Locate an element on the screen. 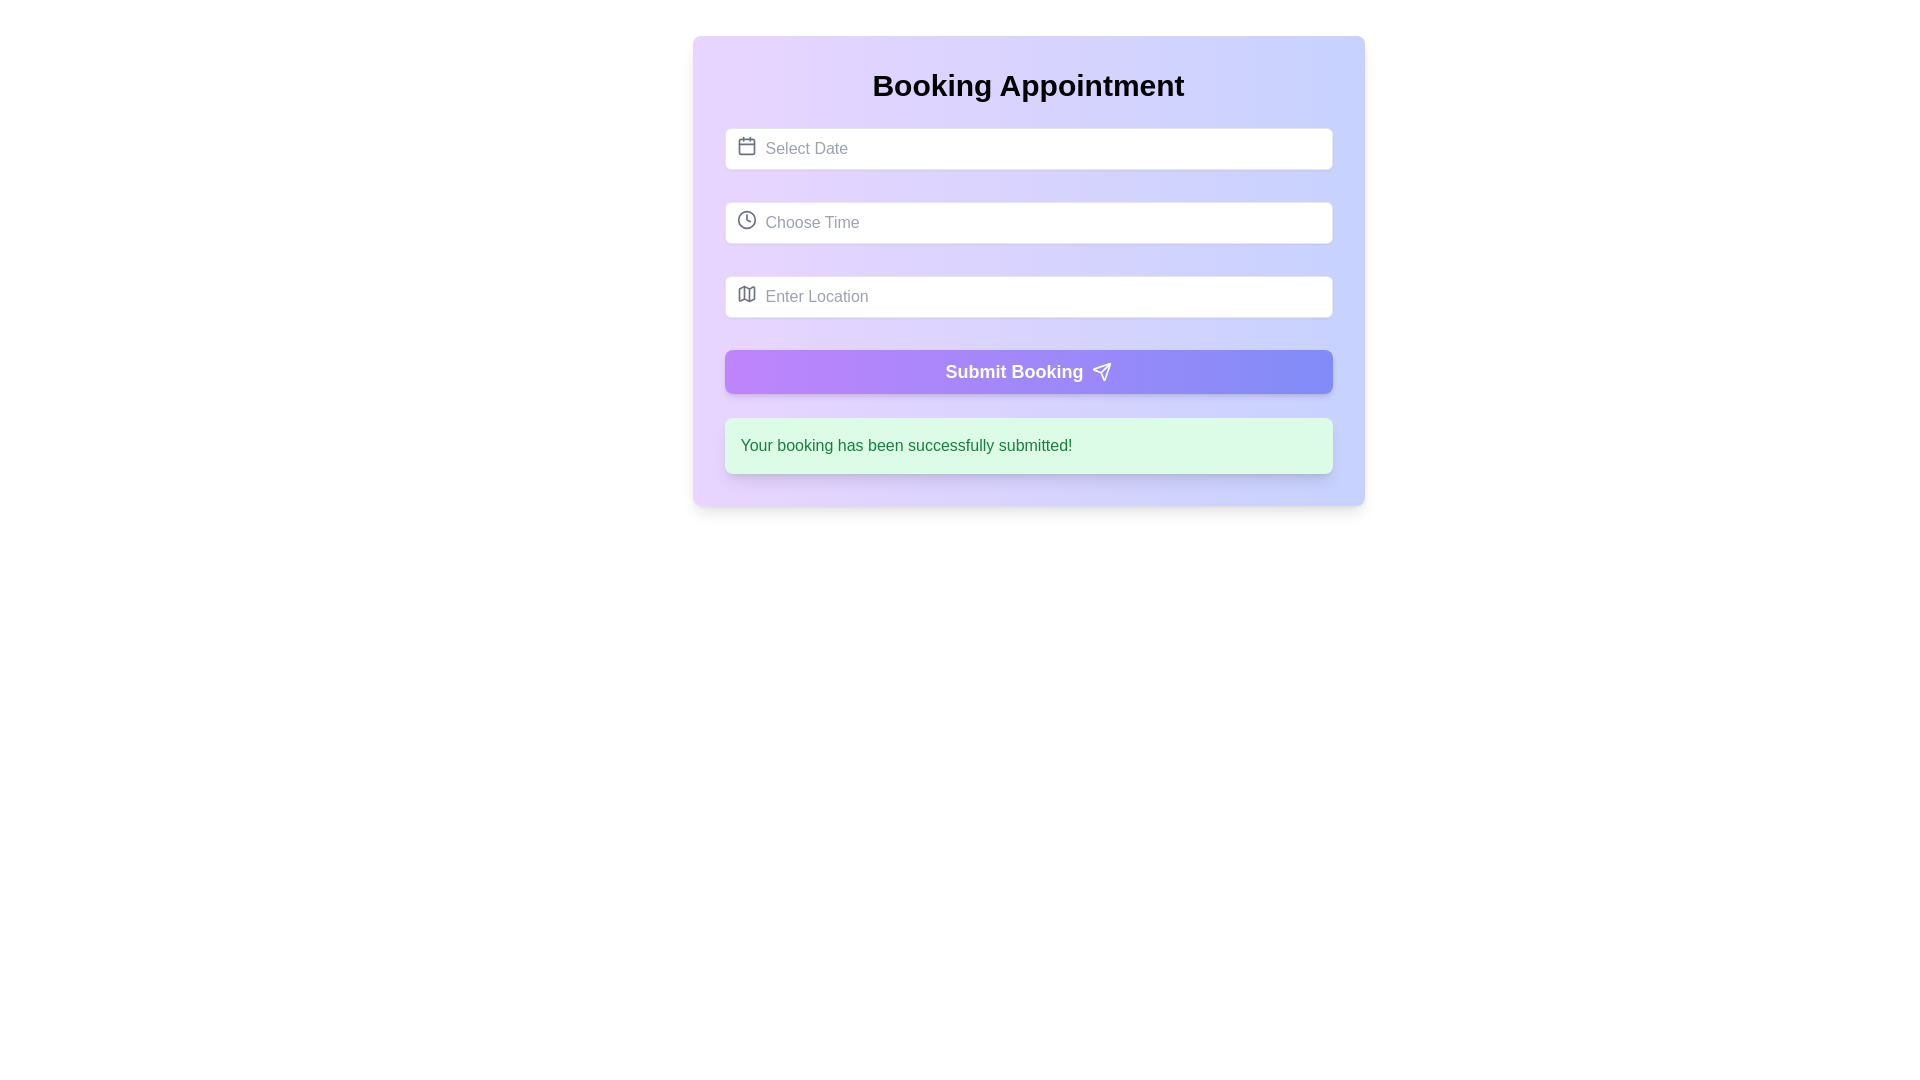 This screenshot has width=1920, height=1080. the circular clock icon located next to the 'Choose Time' input field, which is part of an SVG structure is located at coordinates (745, 219).